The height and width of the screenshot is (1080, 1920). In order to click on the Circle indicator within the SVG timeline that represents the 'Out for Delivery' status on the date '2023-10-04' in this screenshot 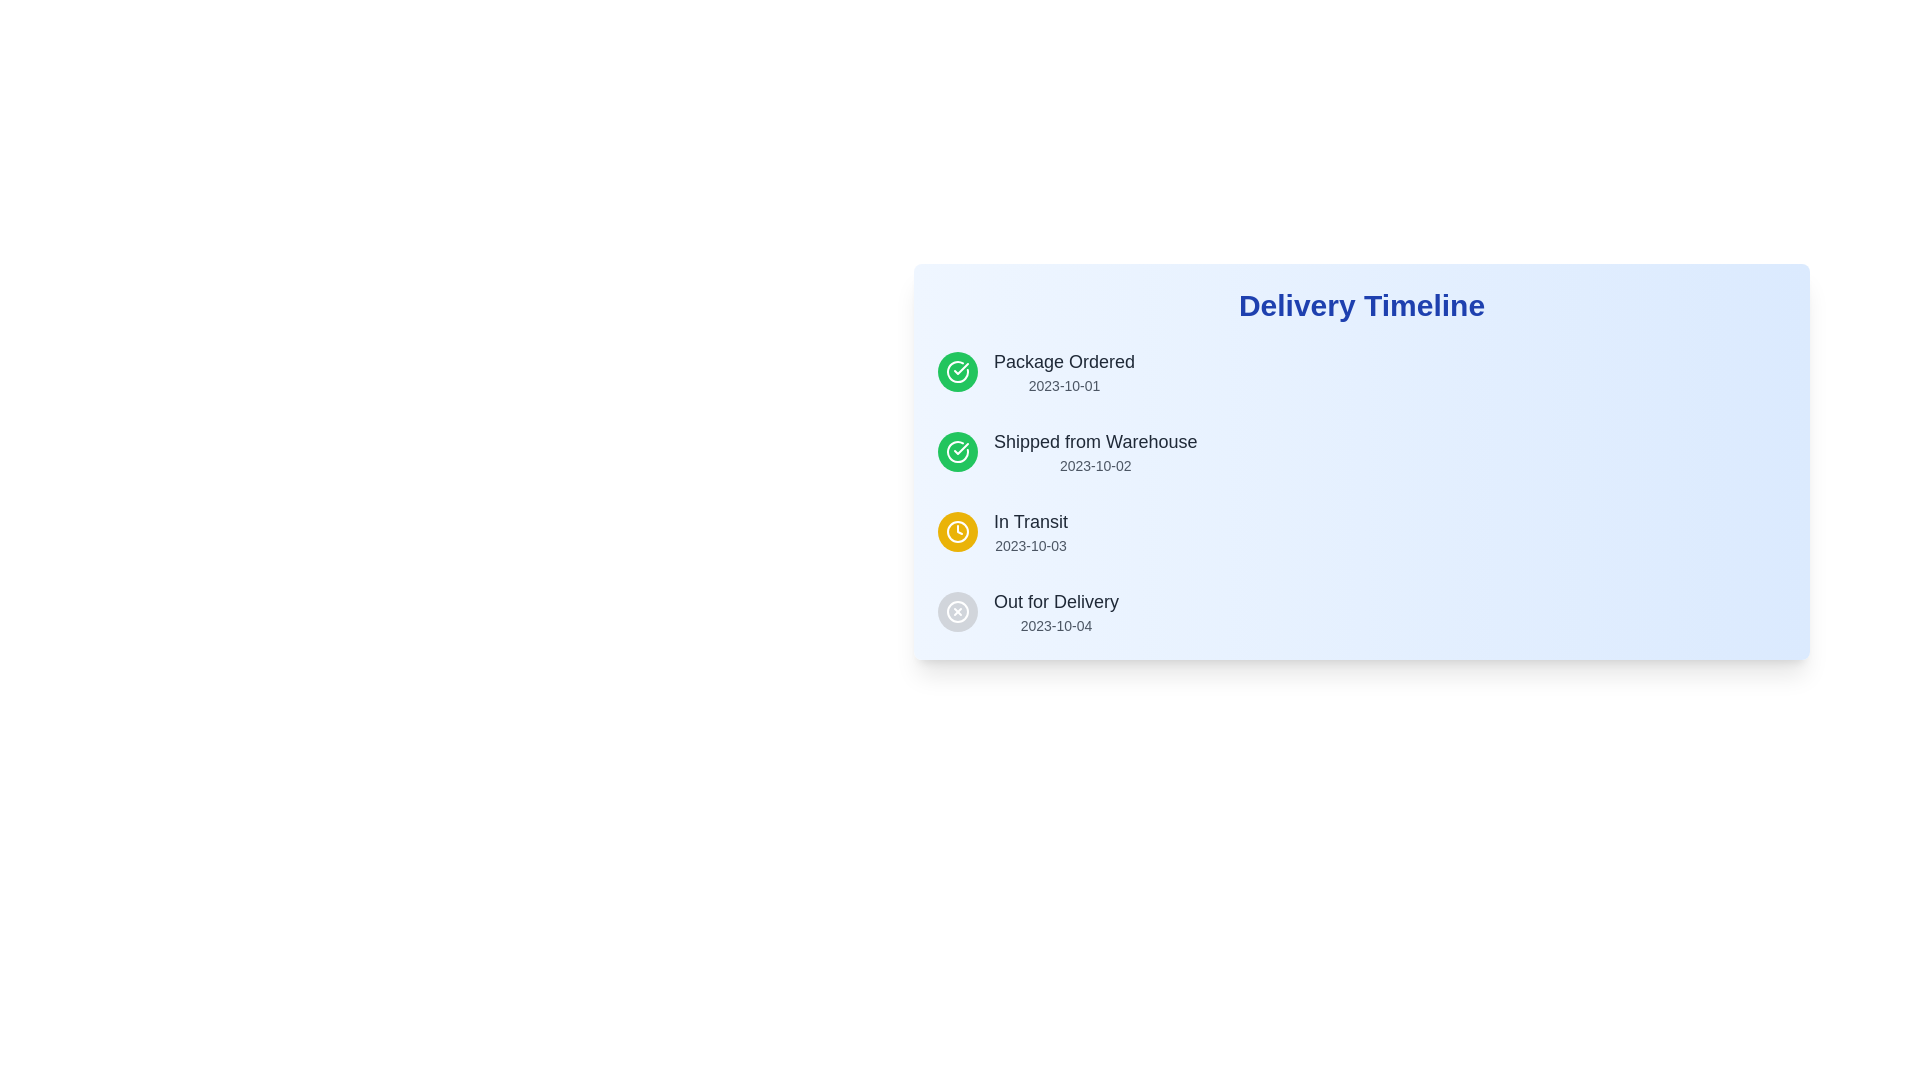, I will do `click(957, 611)`.